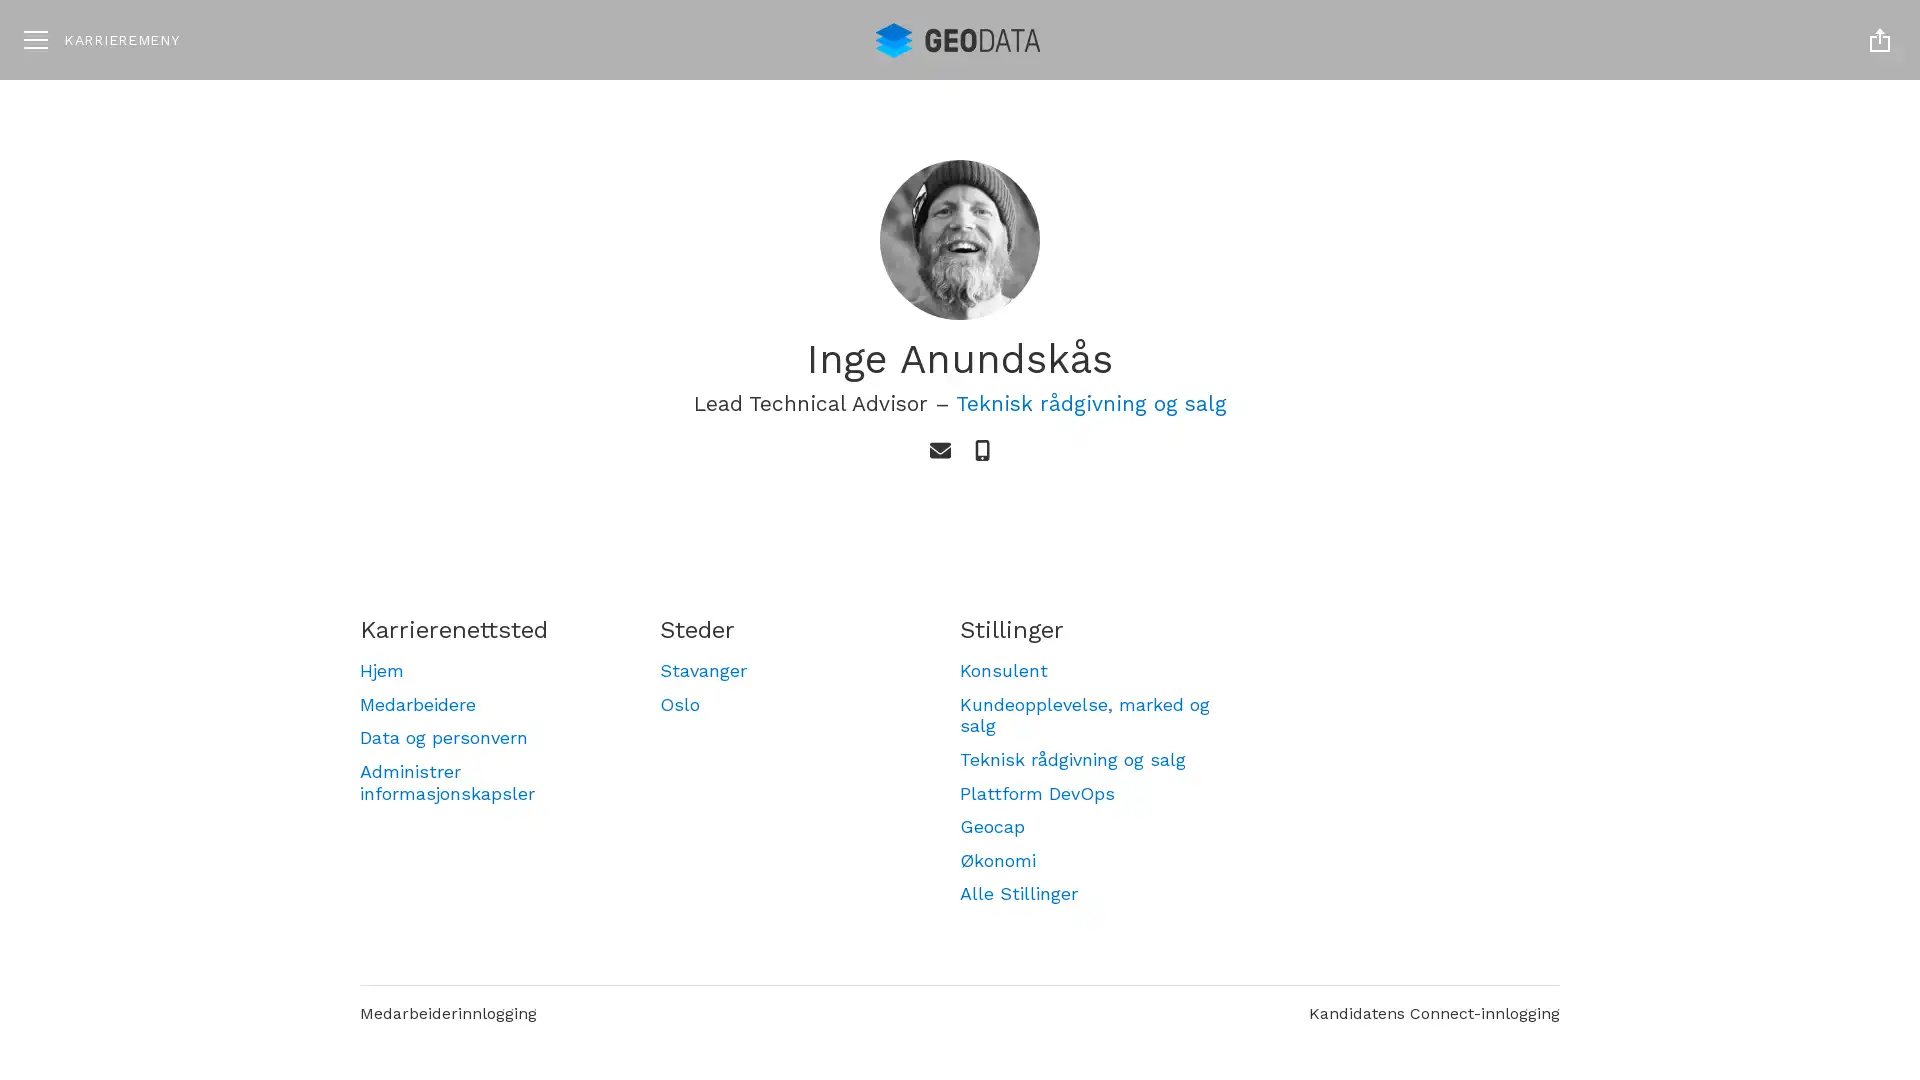  Describe the element at coordinates (1691, 851) in the screenshot. I see `Godta alle` at that location.